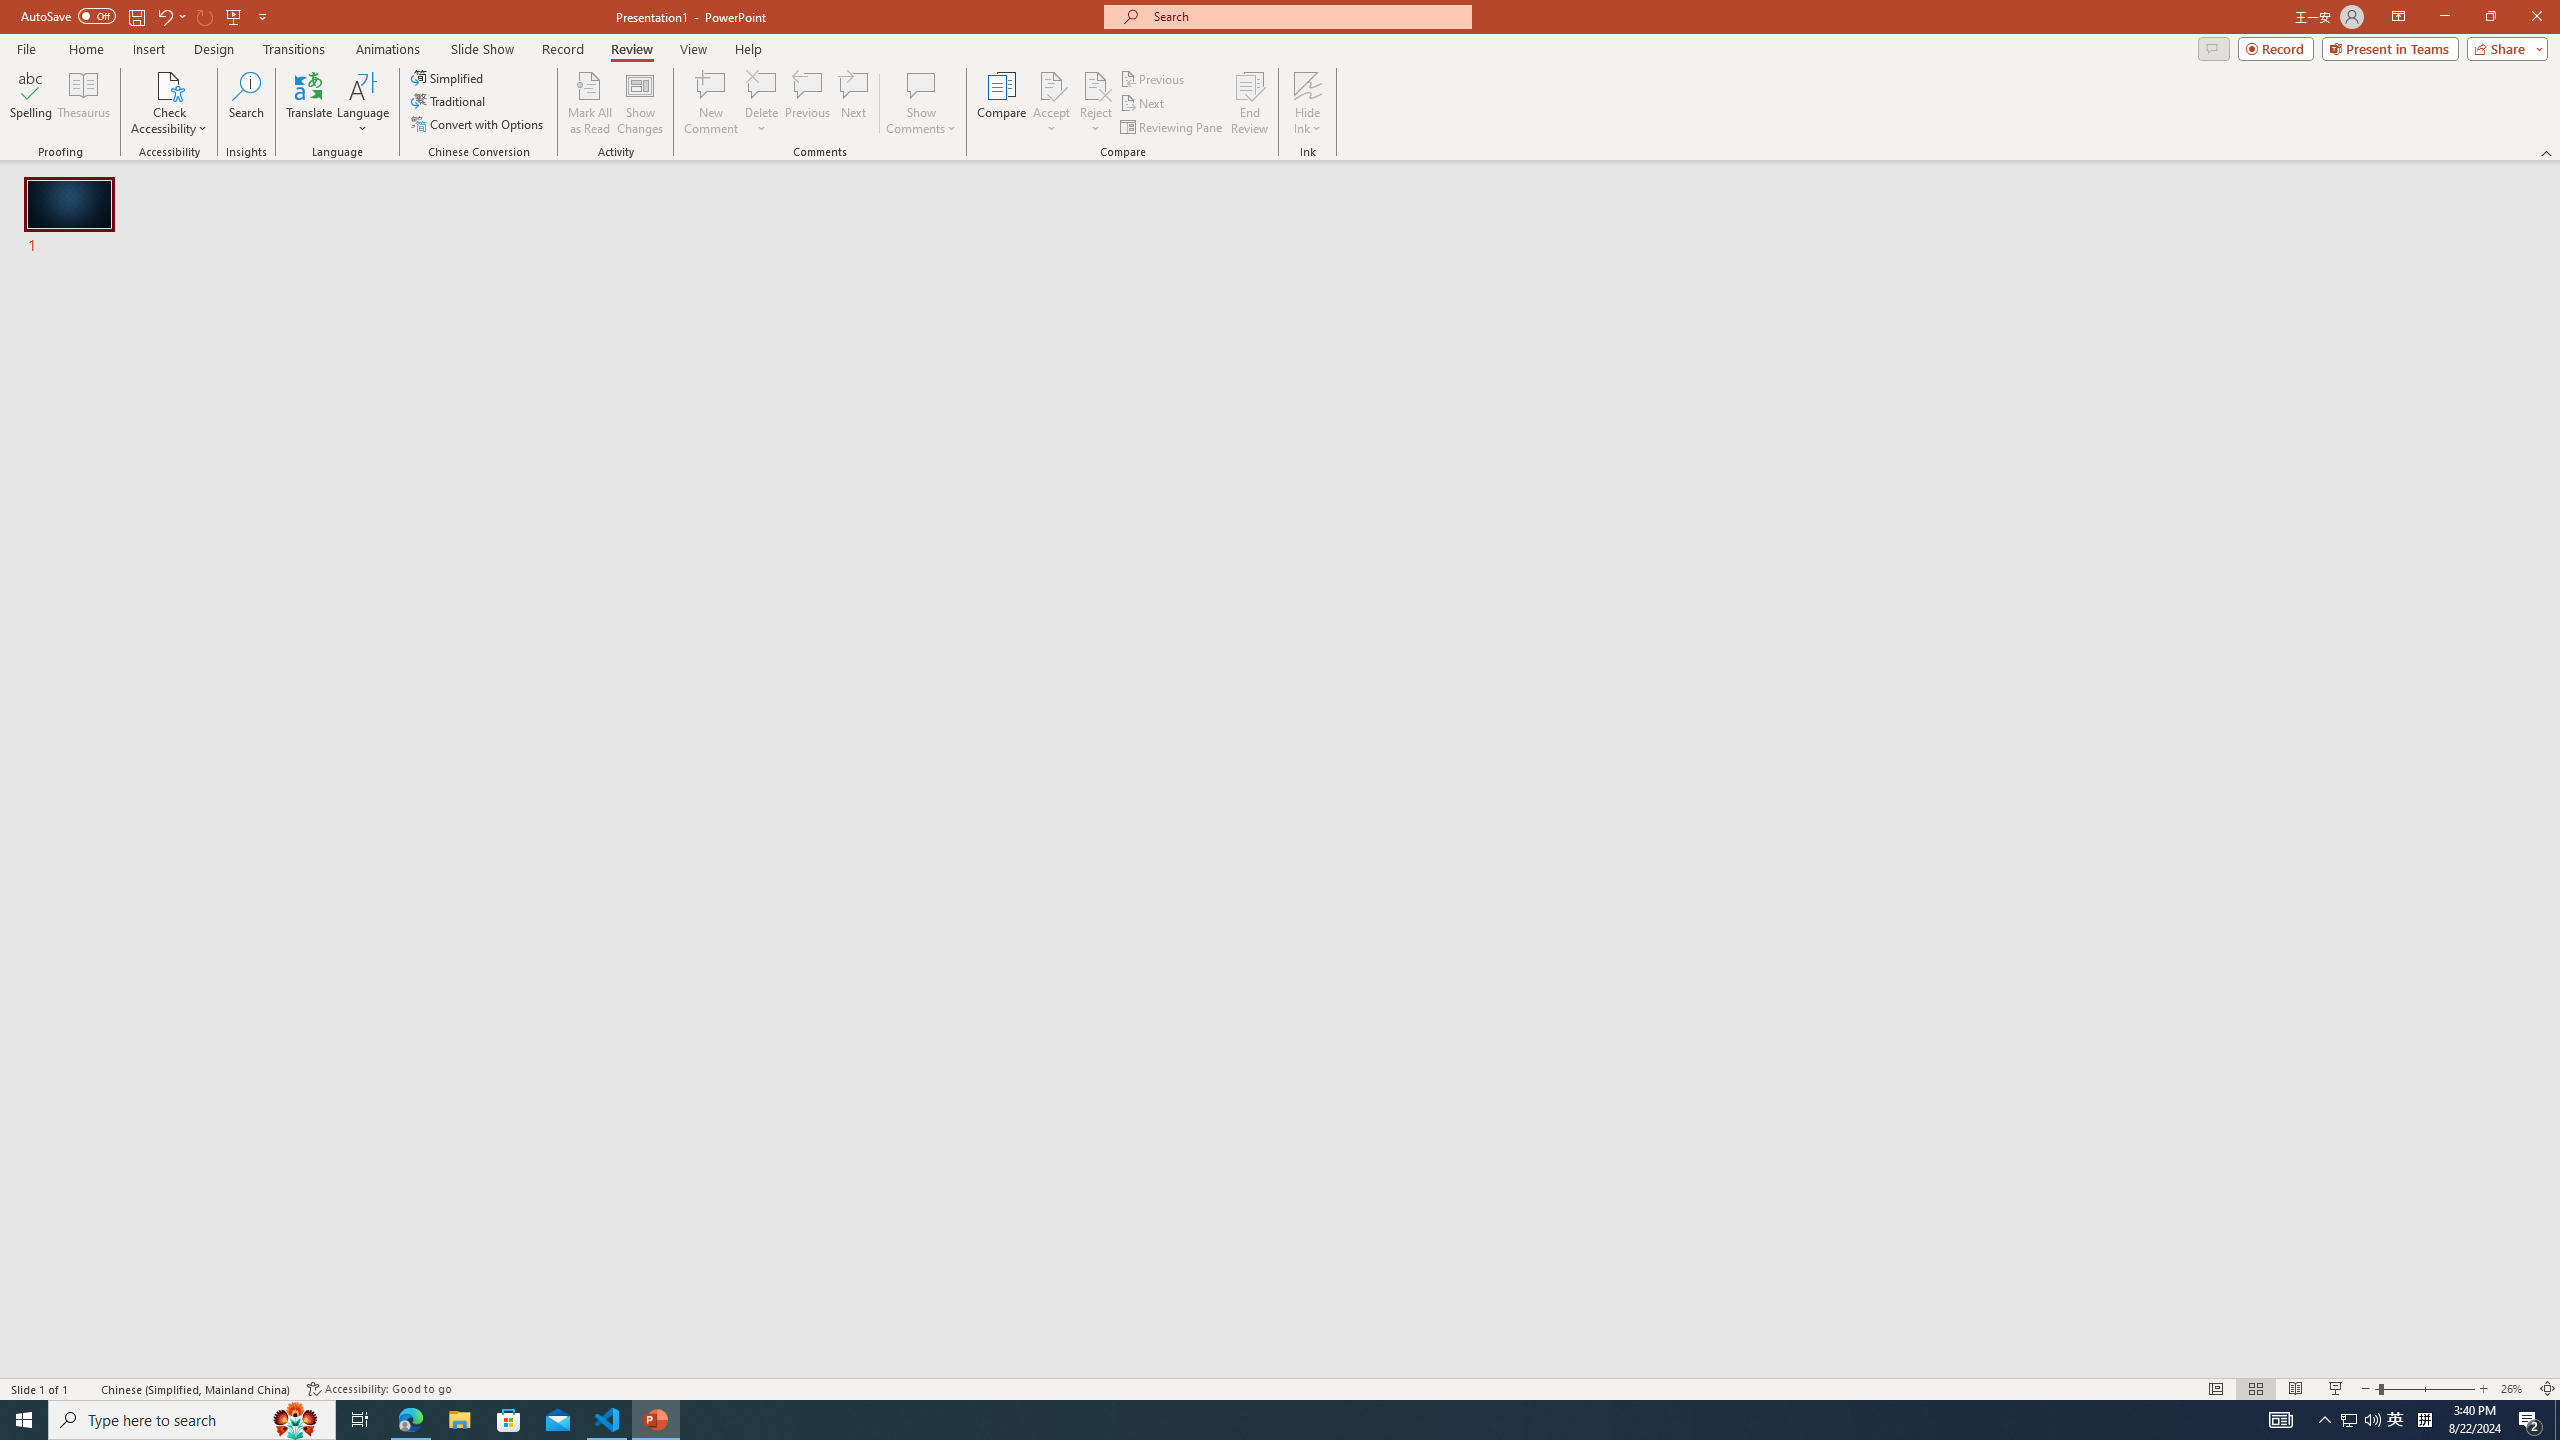  What do you see at coordinates (448, 99) in the screenshot?
I see `'Traditional'` at bounding box center [448, 99].